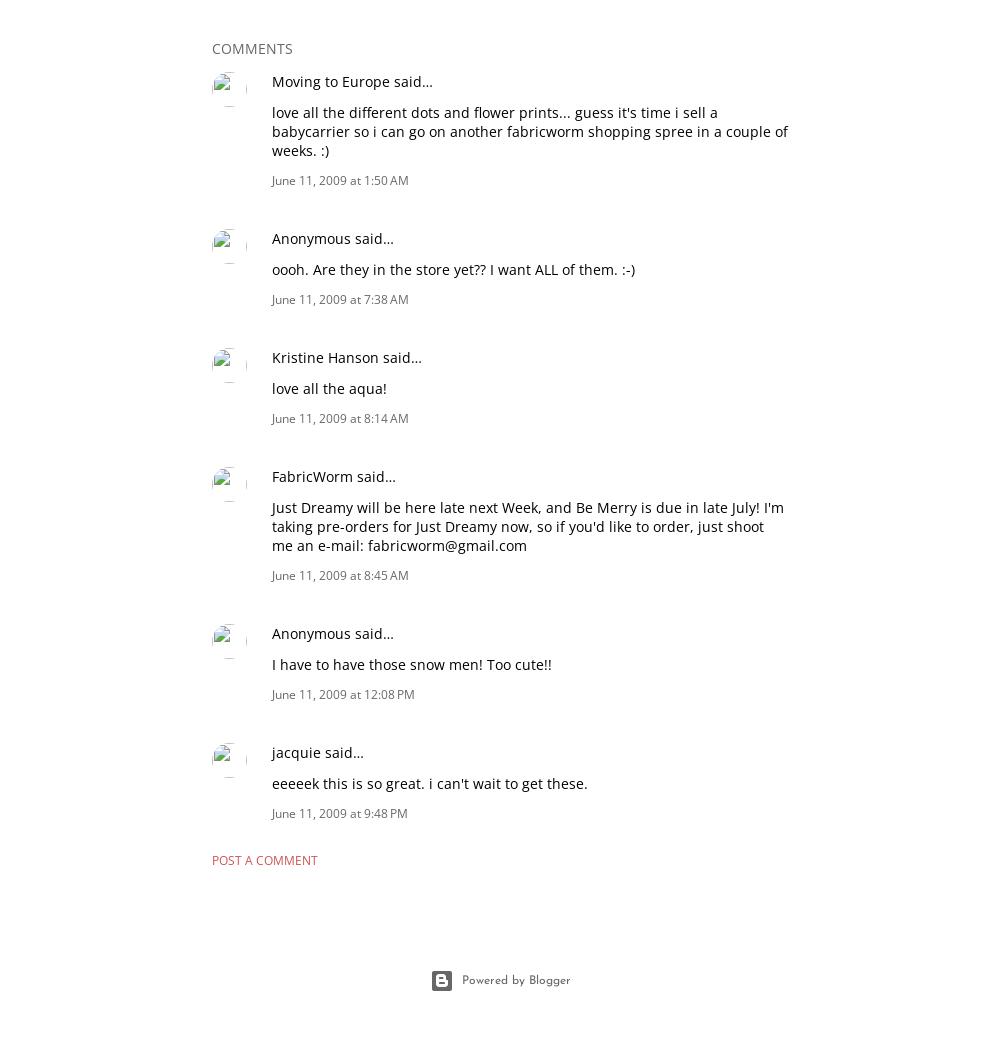 Image resolution: width=1000 pixels, height=1043 pixels. Describe the element at coordinates (339, 575) in the screenshot. I see `'June 11, 2009 at 8:45 AM'` at that location.